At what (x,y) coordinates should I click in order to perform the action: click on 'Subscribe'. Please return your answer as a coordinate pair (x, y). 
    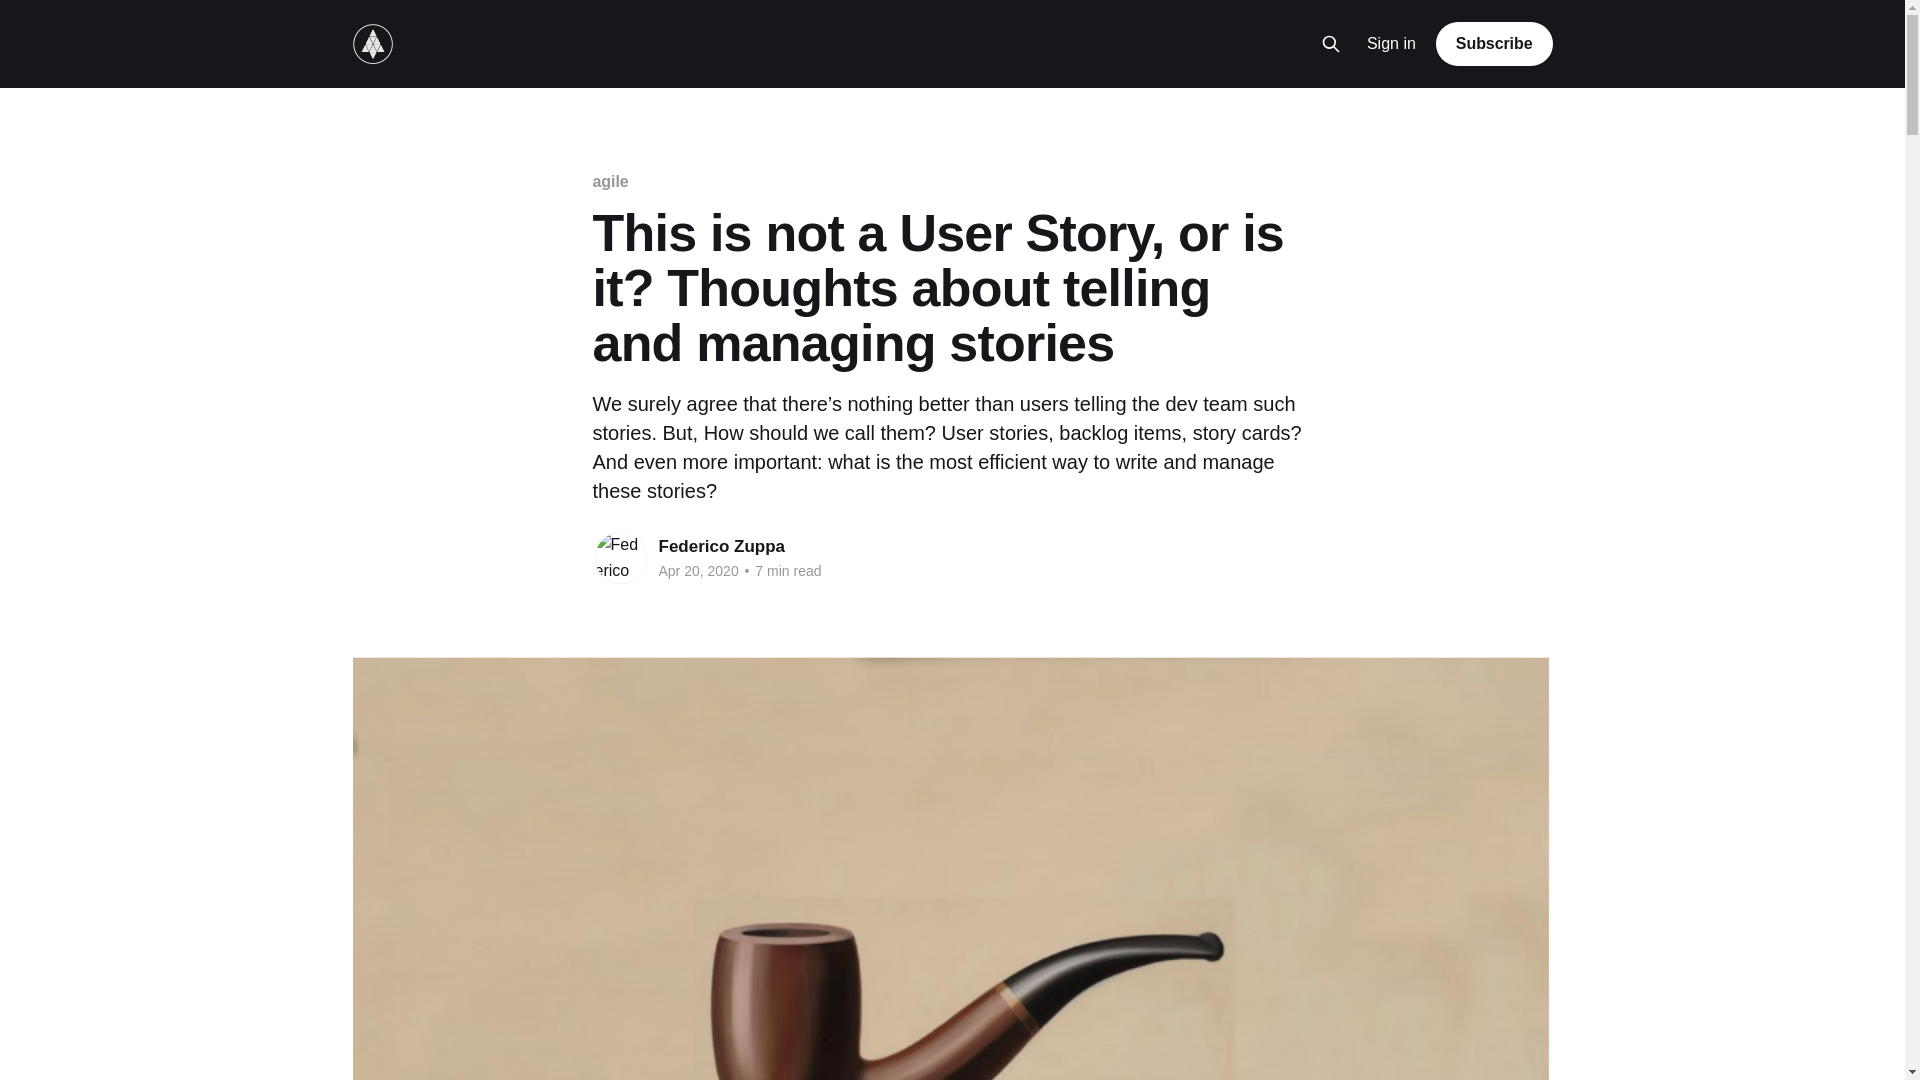
    Looking at the image, I should click on (1494, 43).